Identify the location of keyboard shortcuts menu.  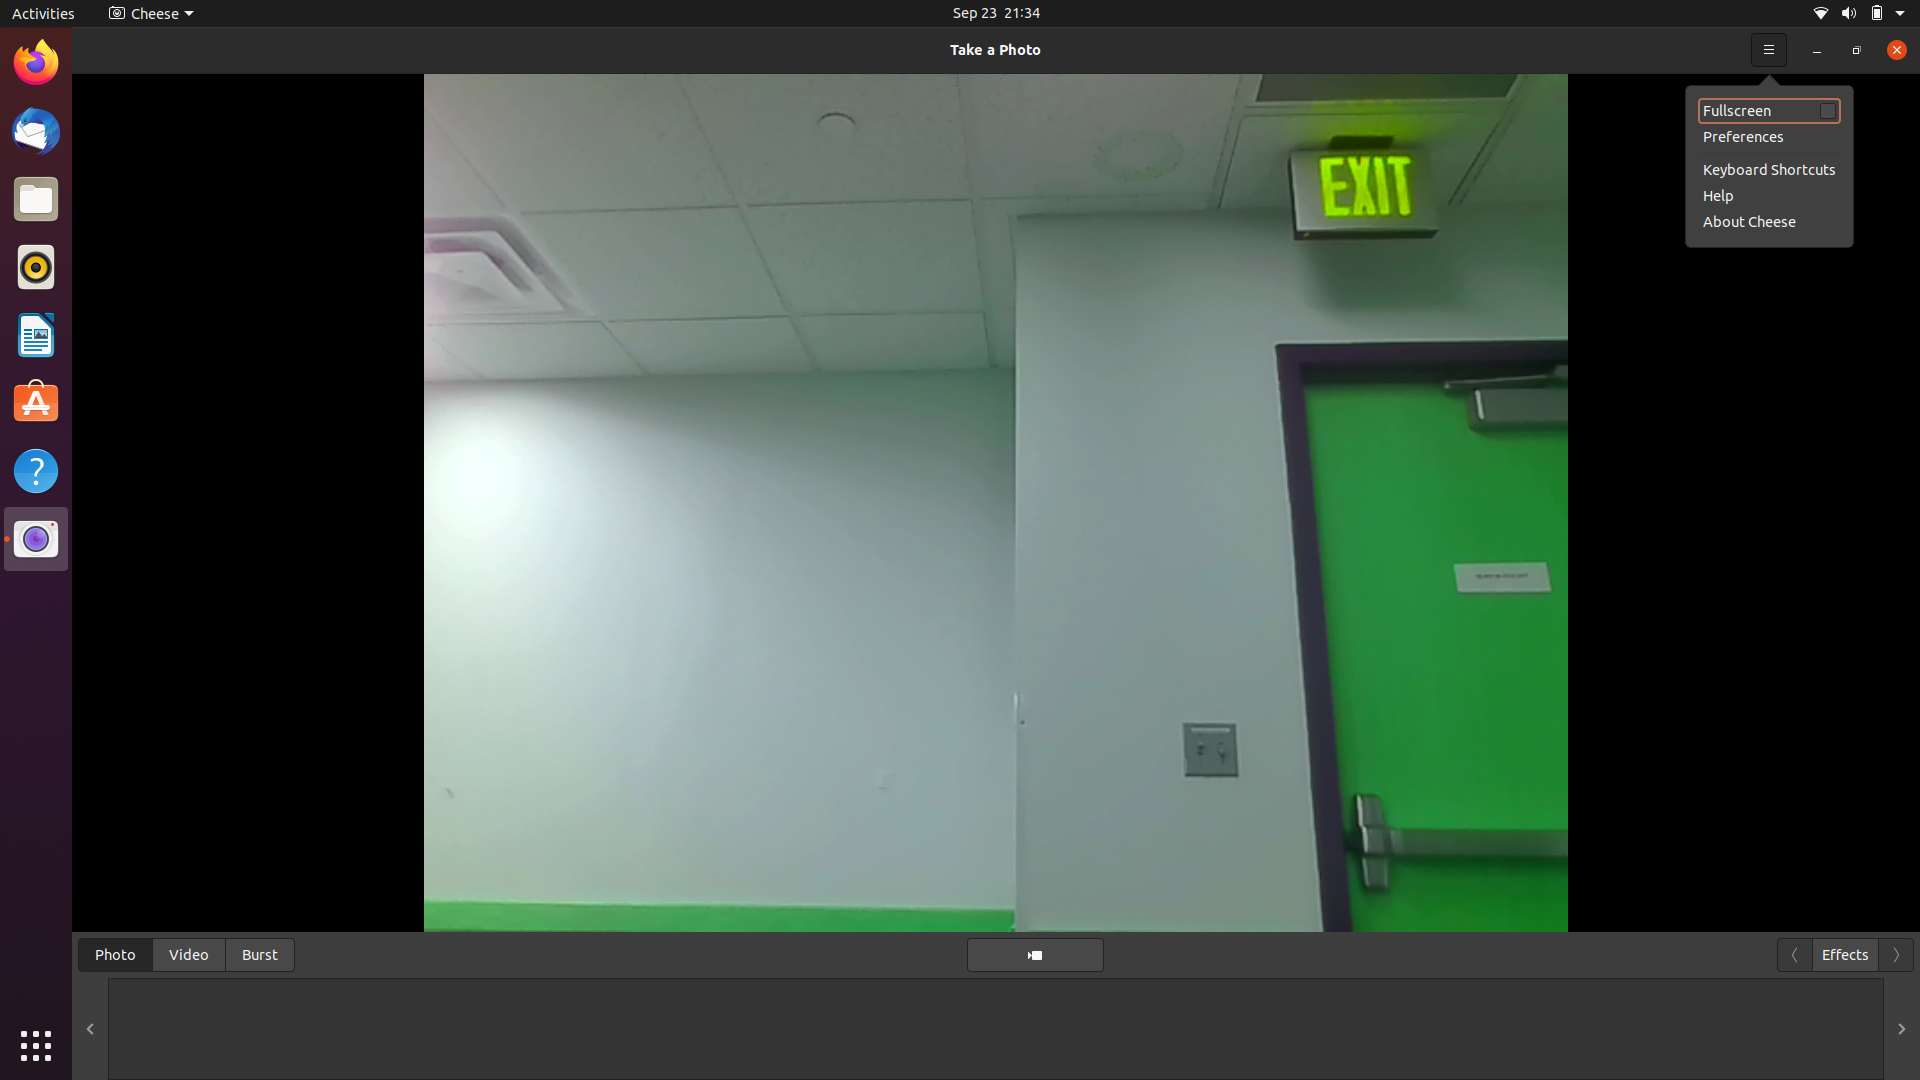
(1769, 47).